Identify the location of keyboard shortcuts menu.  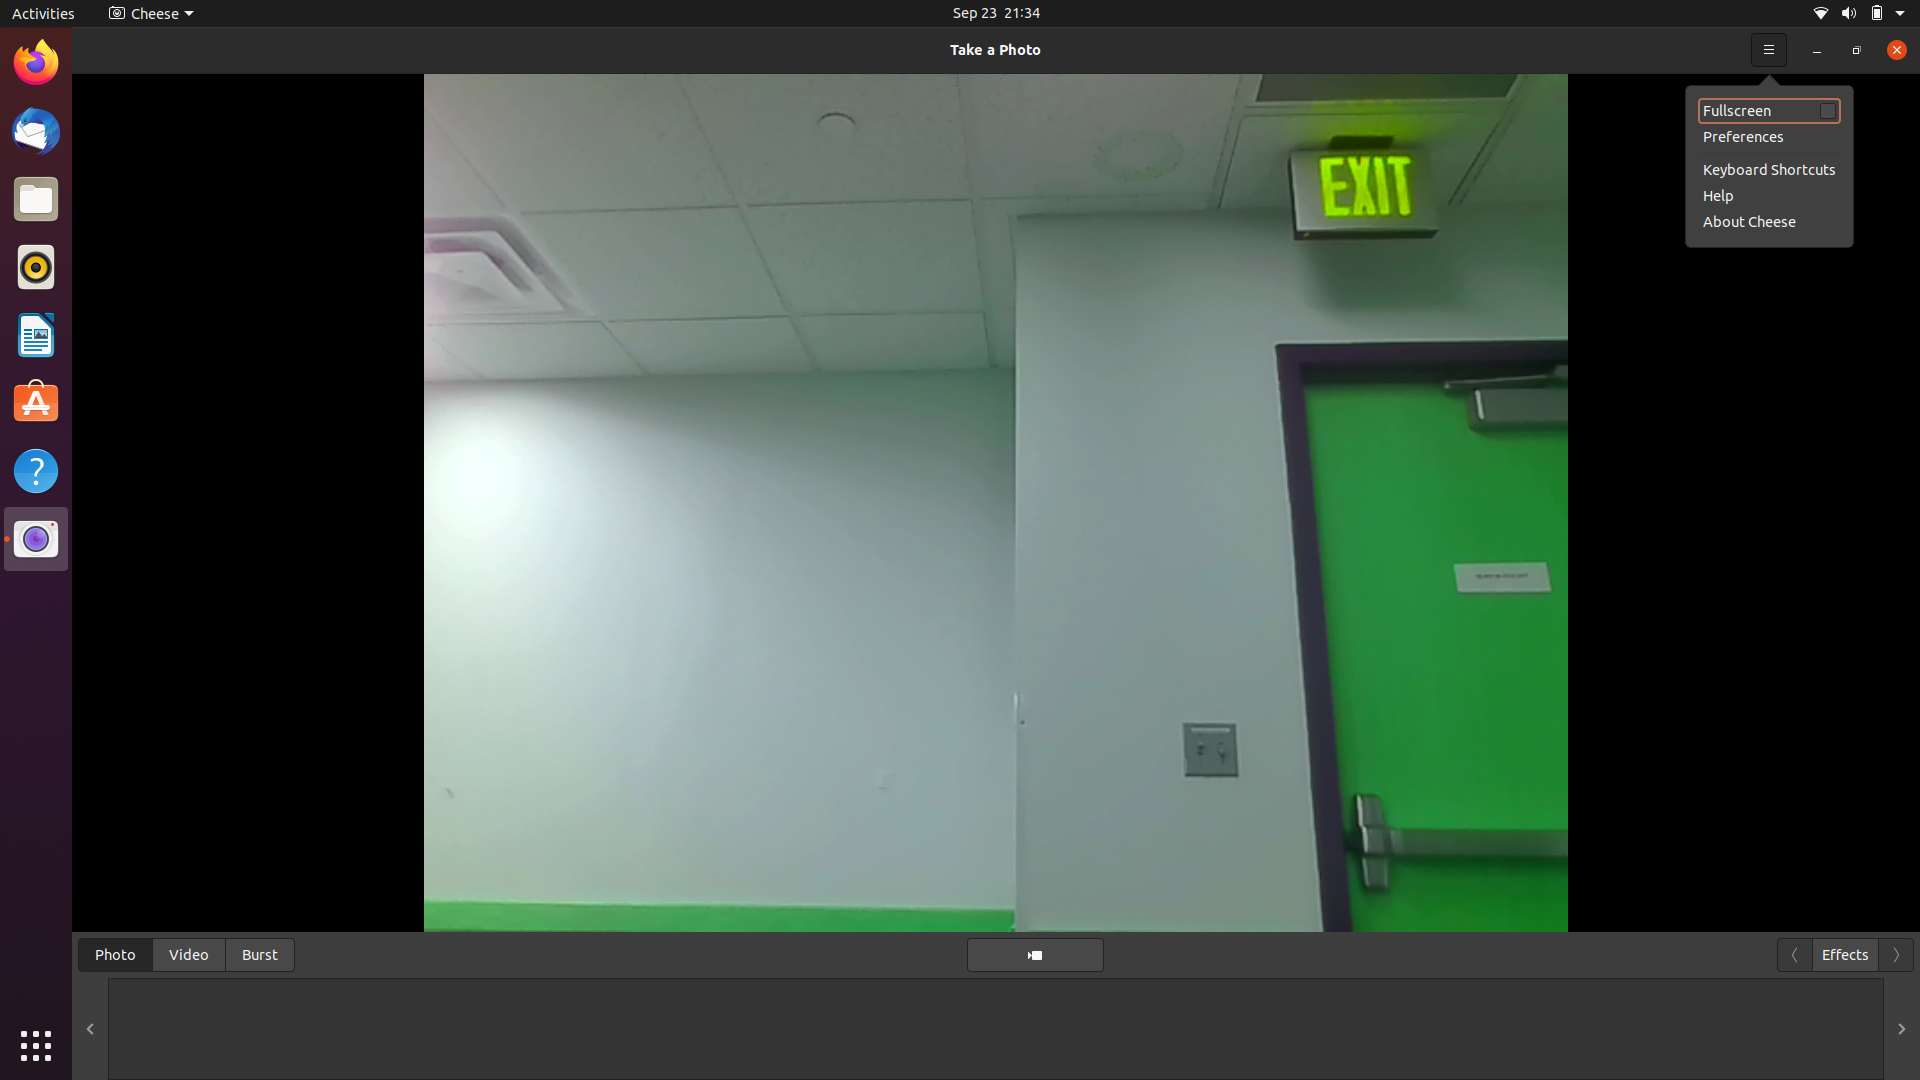
(1769, 47).